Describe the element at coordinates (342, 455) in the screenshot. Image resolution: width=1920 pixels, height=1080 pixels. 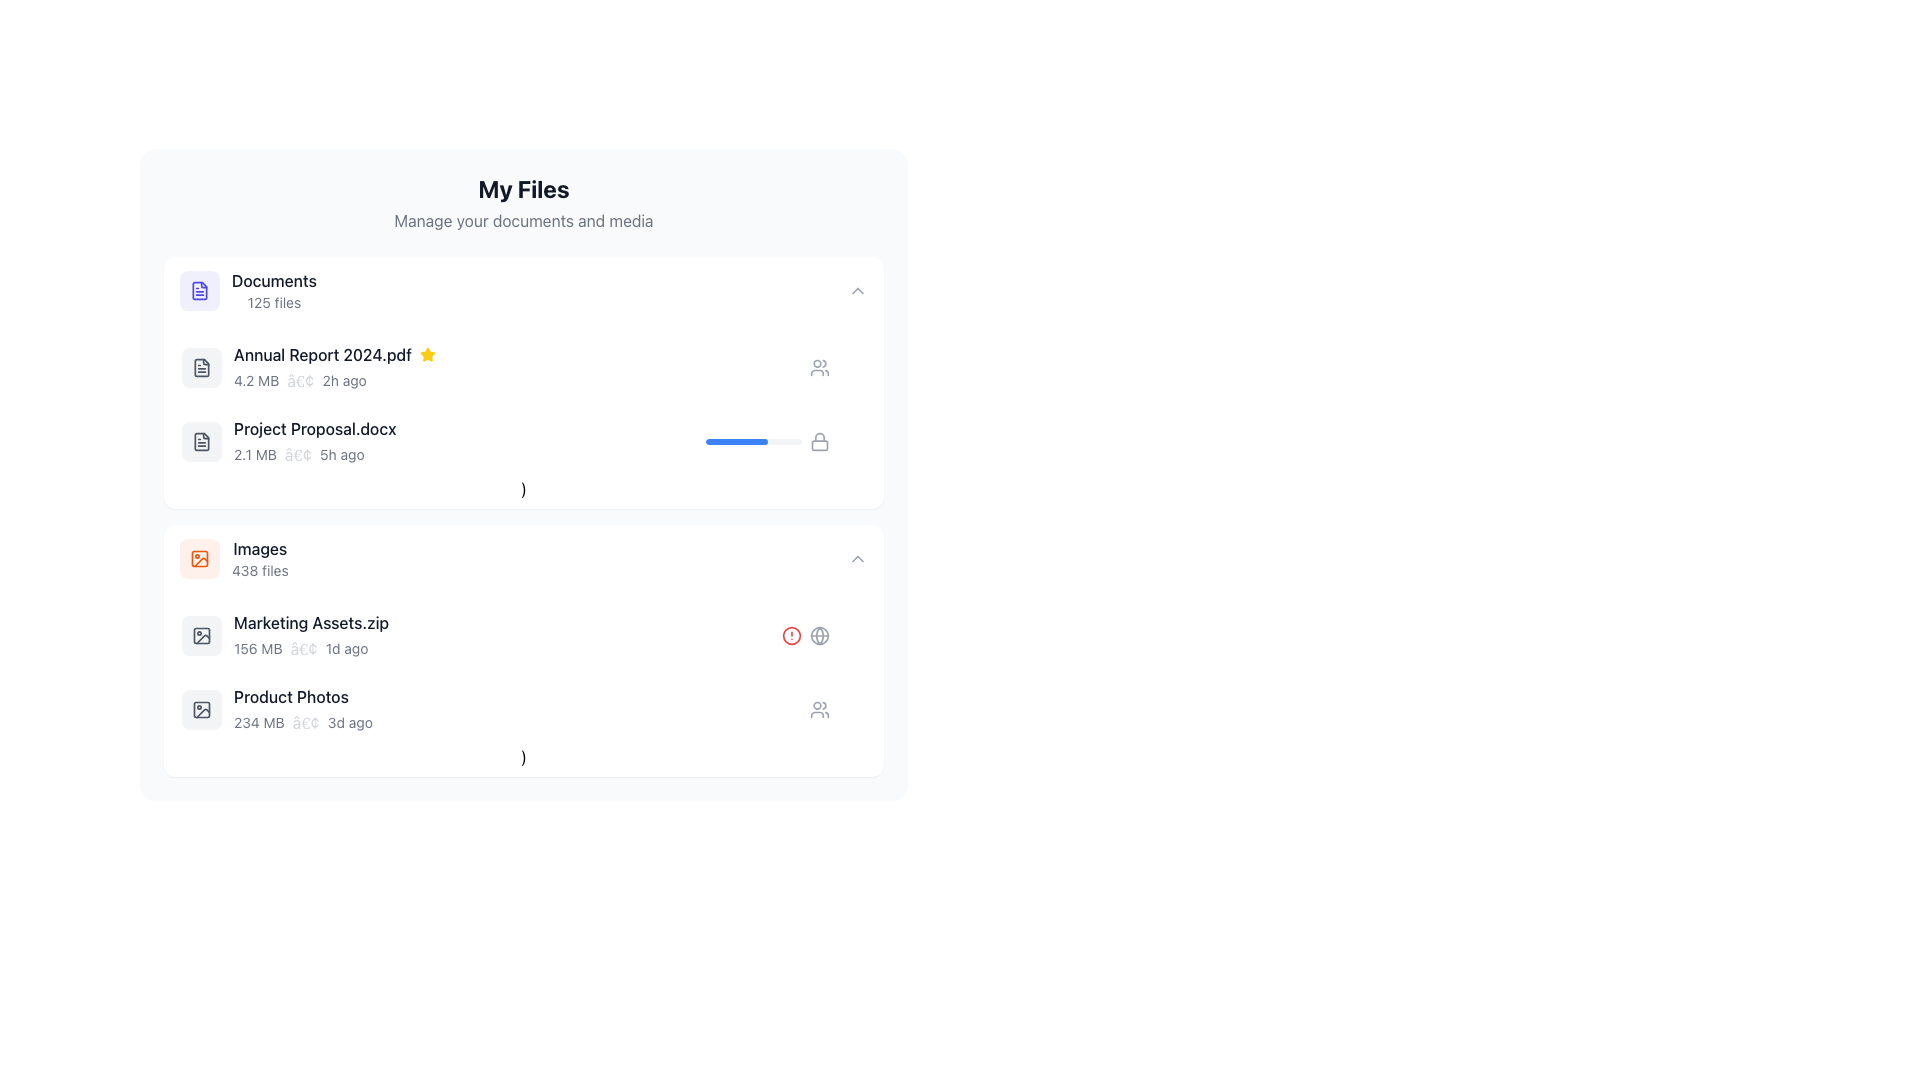
I see `the text label indicating the last modified time of the 'Project Proposal.docx' document` at that location.